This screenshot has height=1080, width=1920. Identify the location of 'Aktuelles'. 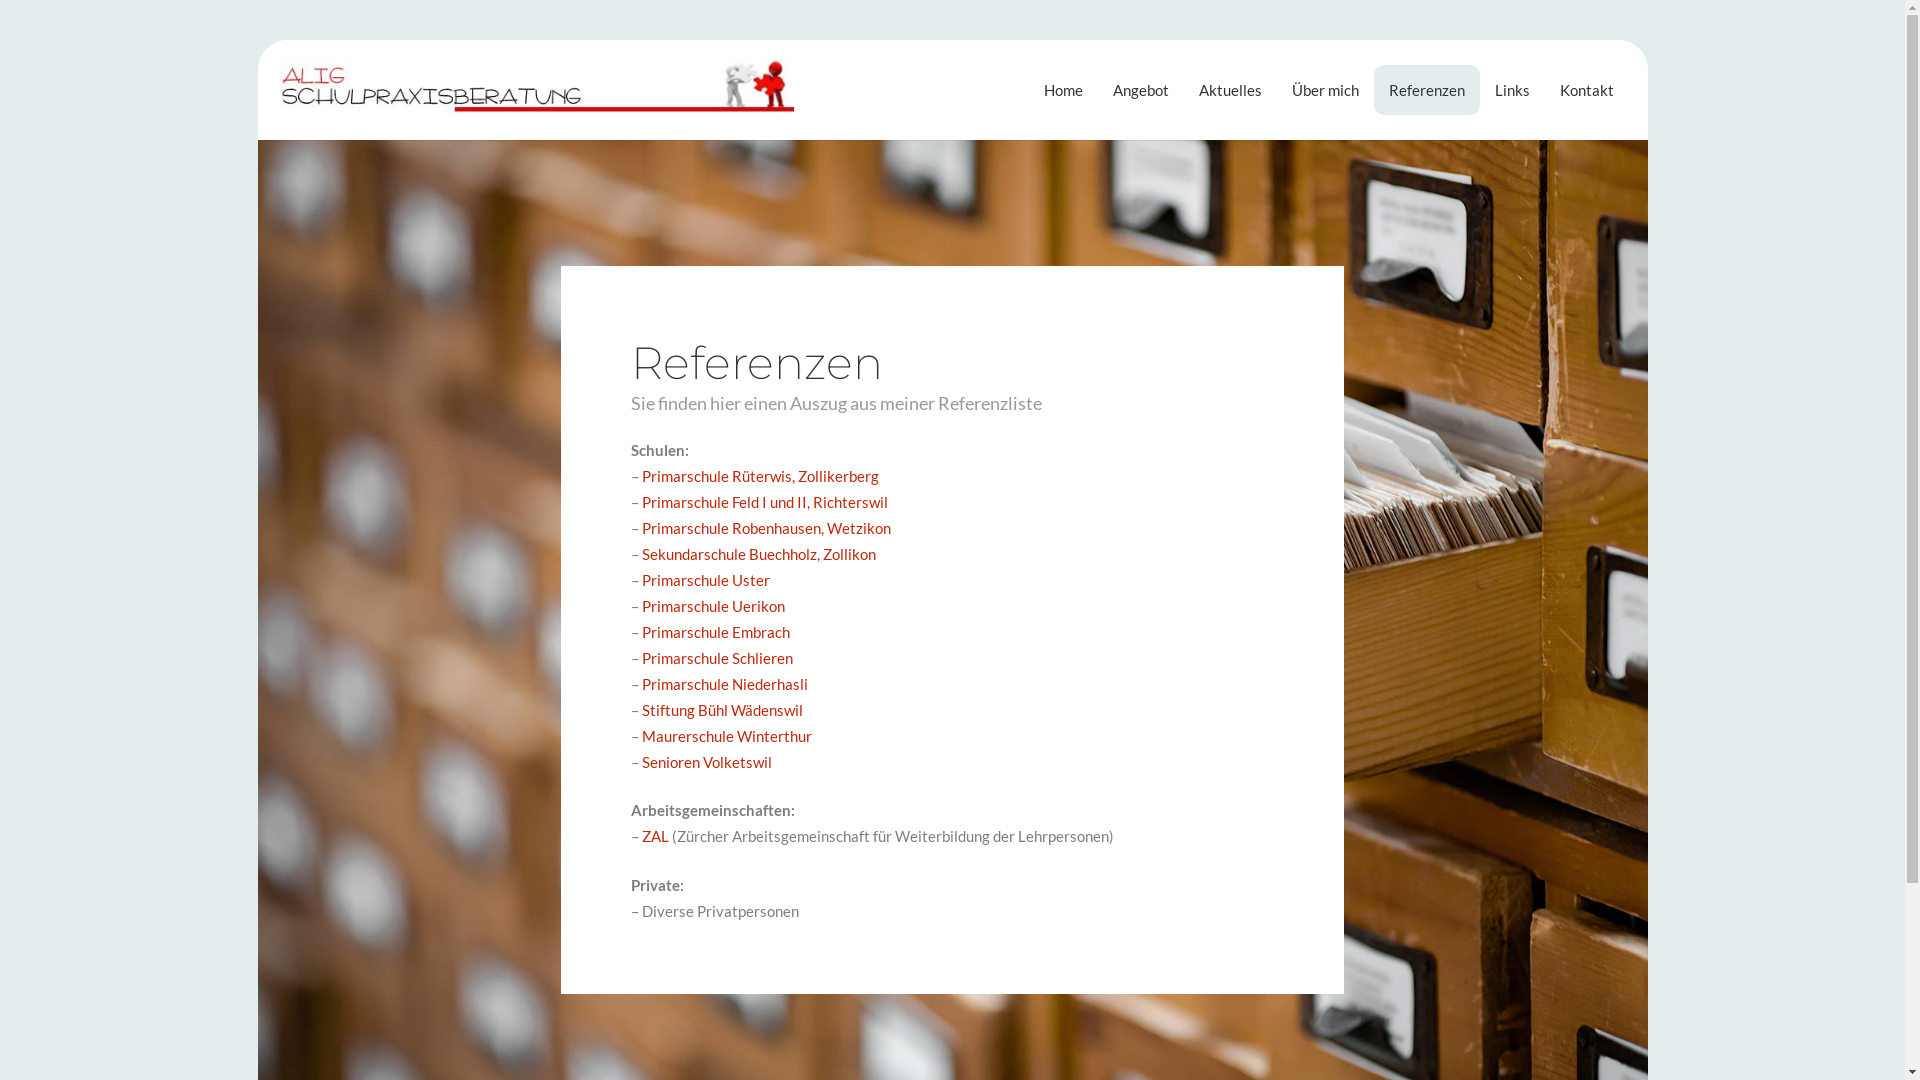
(1229, 88).